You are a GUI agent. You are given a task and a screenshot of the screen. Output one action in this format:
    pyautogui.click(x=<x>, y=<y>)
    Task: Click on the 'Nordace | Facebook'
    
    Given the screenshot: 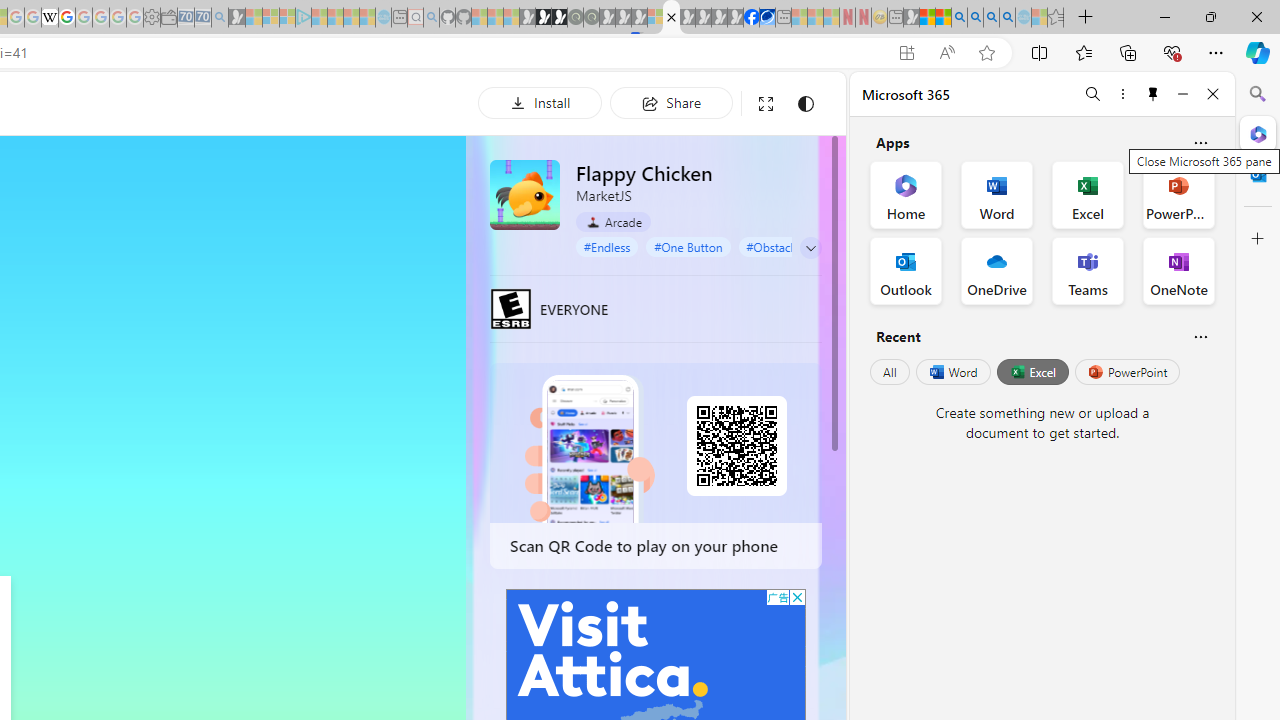 What is the action you would take?
    pyautogui.click(x=750, y=17)
    